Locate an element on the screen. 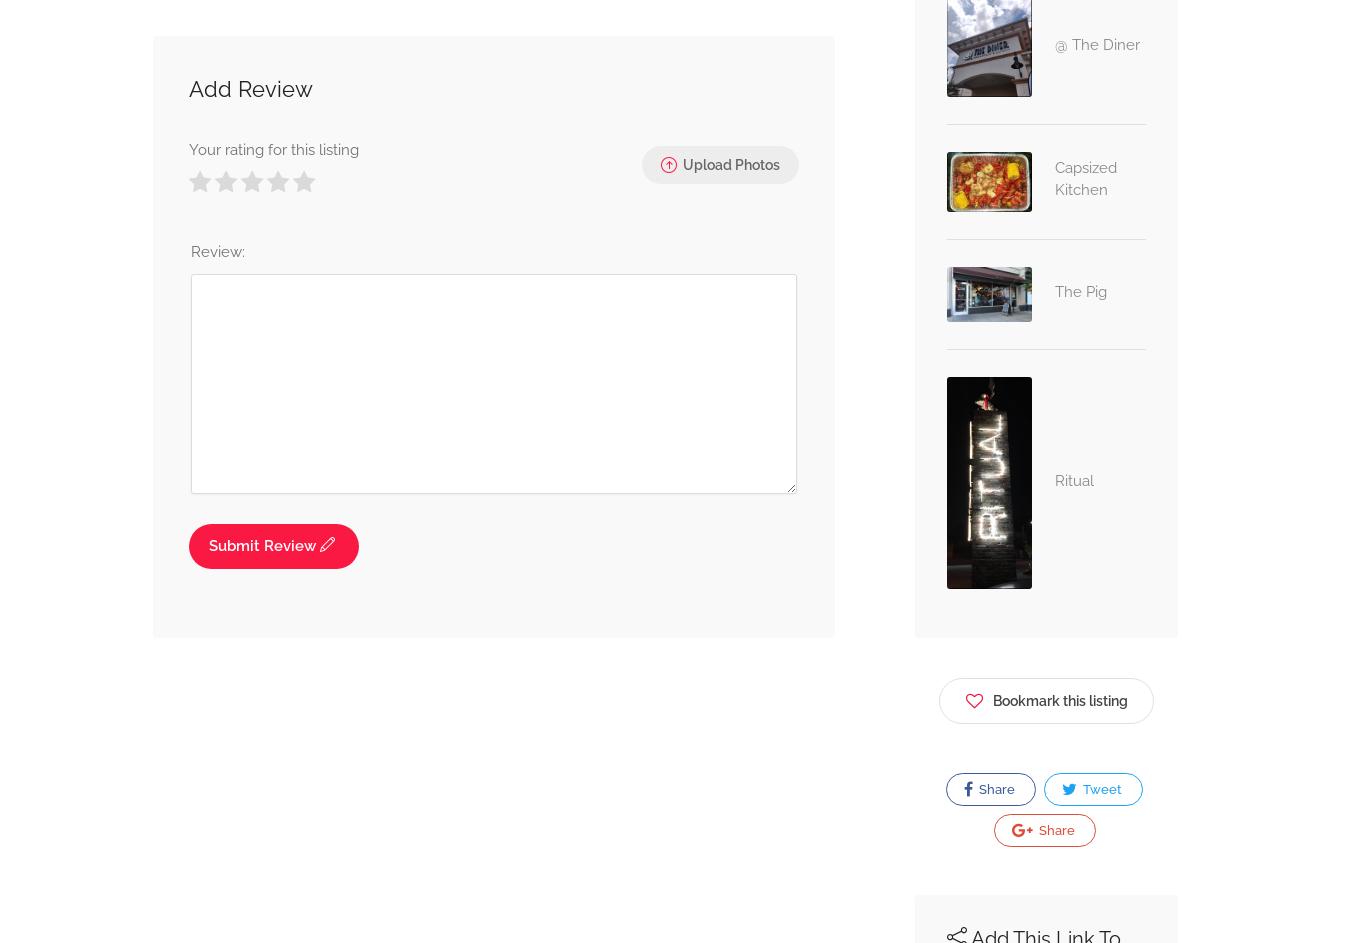  'Your rating for this listing' is located at coordinates (274, 148).